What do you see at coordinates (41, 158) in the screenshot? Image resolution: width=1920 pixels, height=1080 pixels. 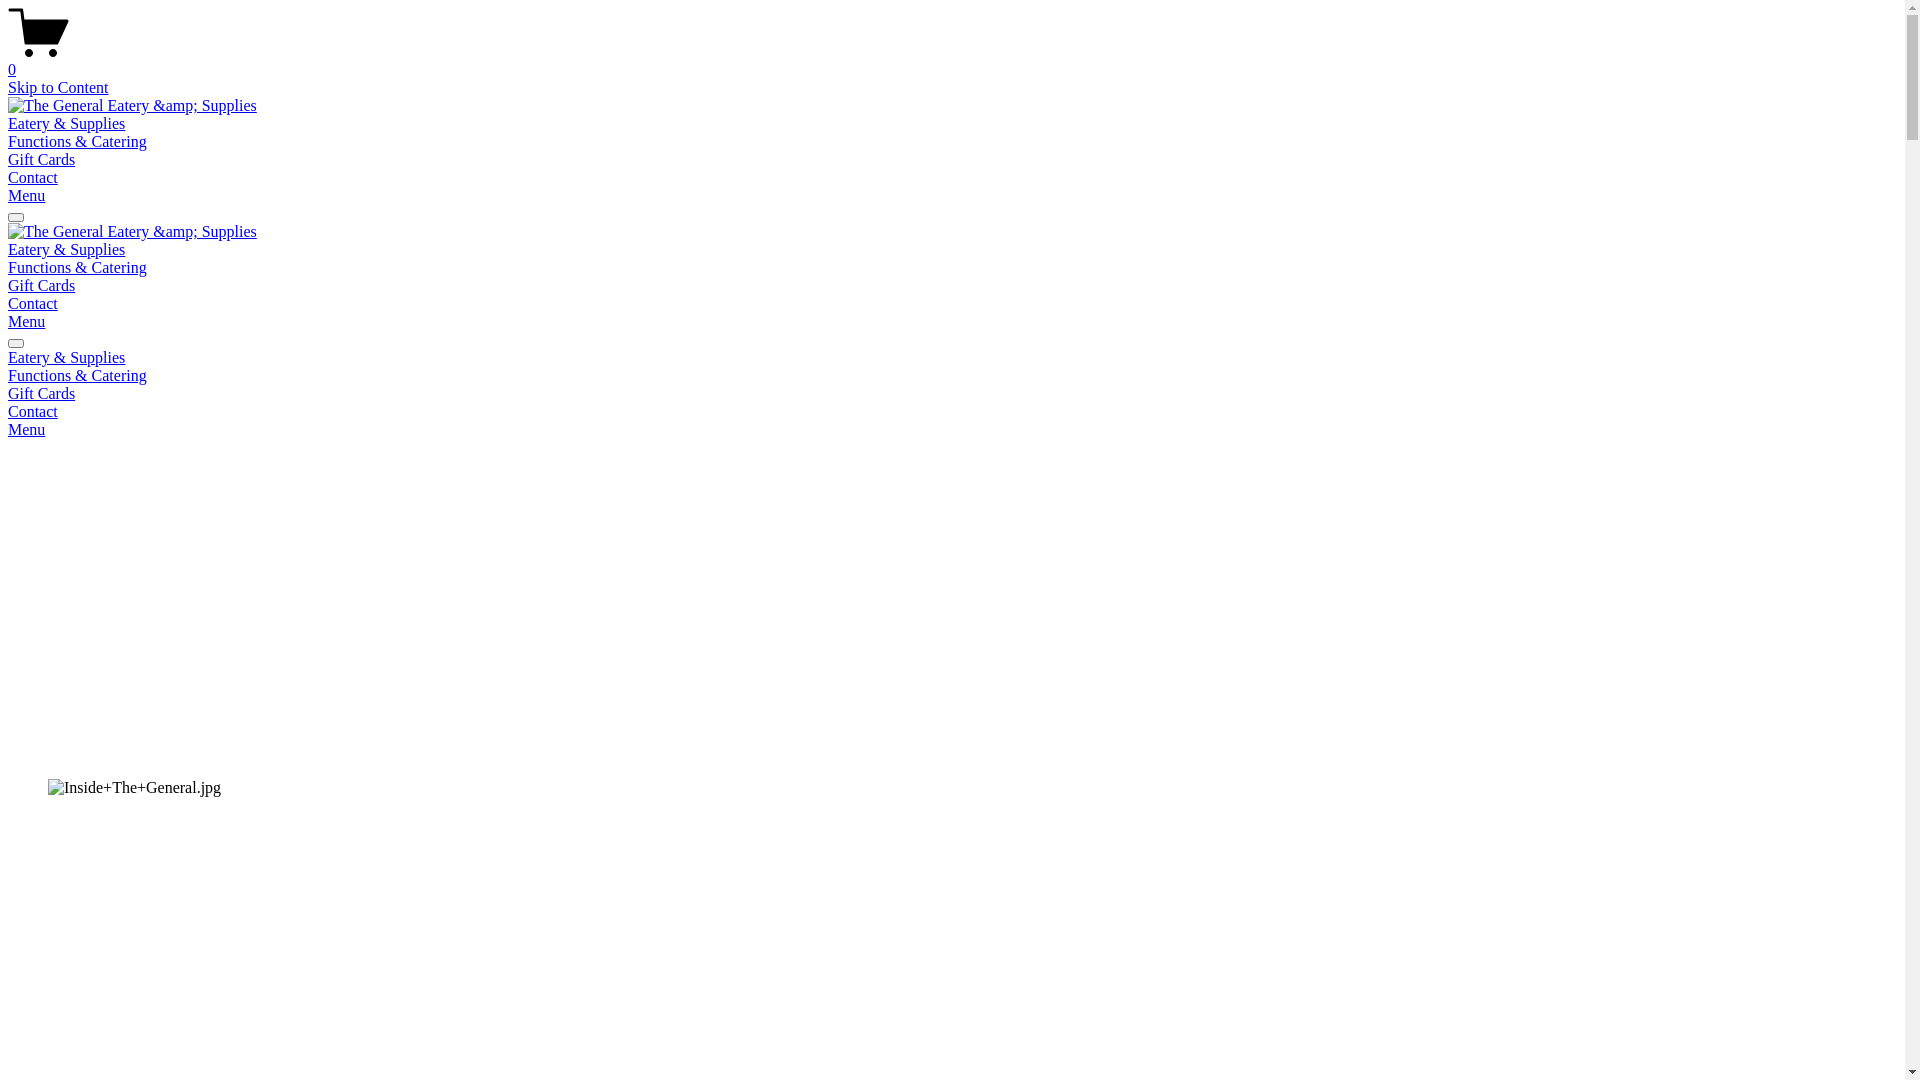 I see `'Gift Cards'` at bounding box center [41, 158].